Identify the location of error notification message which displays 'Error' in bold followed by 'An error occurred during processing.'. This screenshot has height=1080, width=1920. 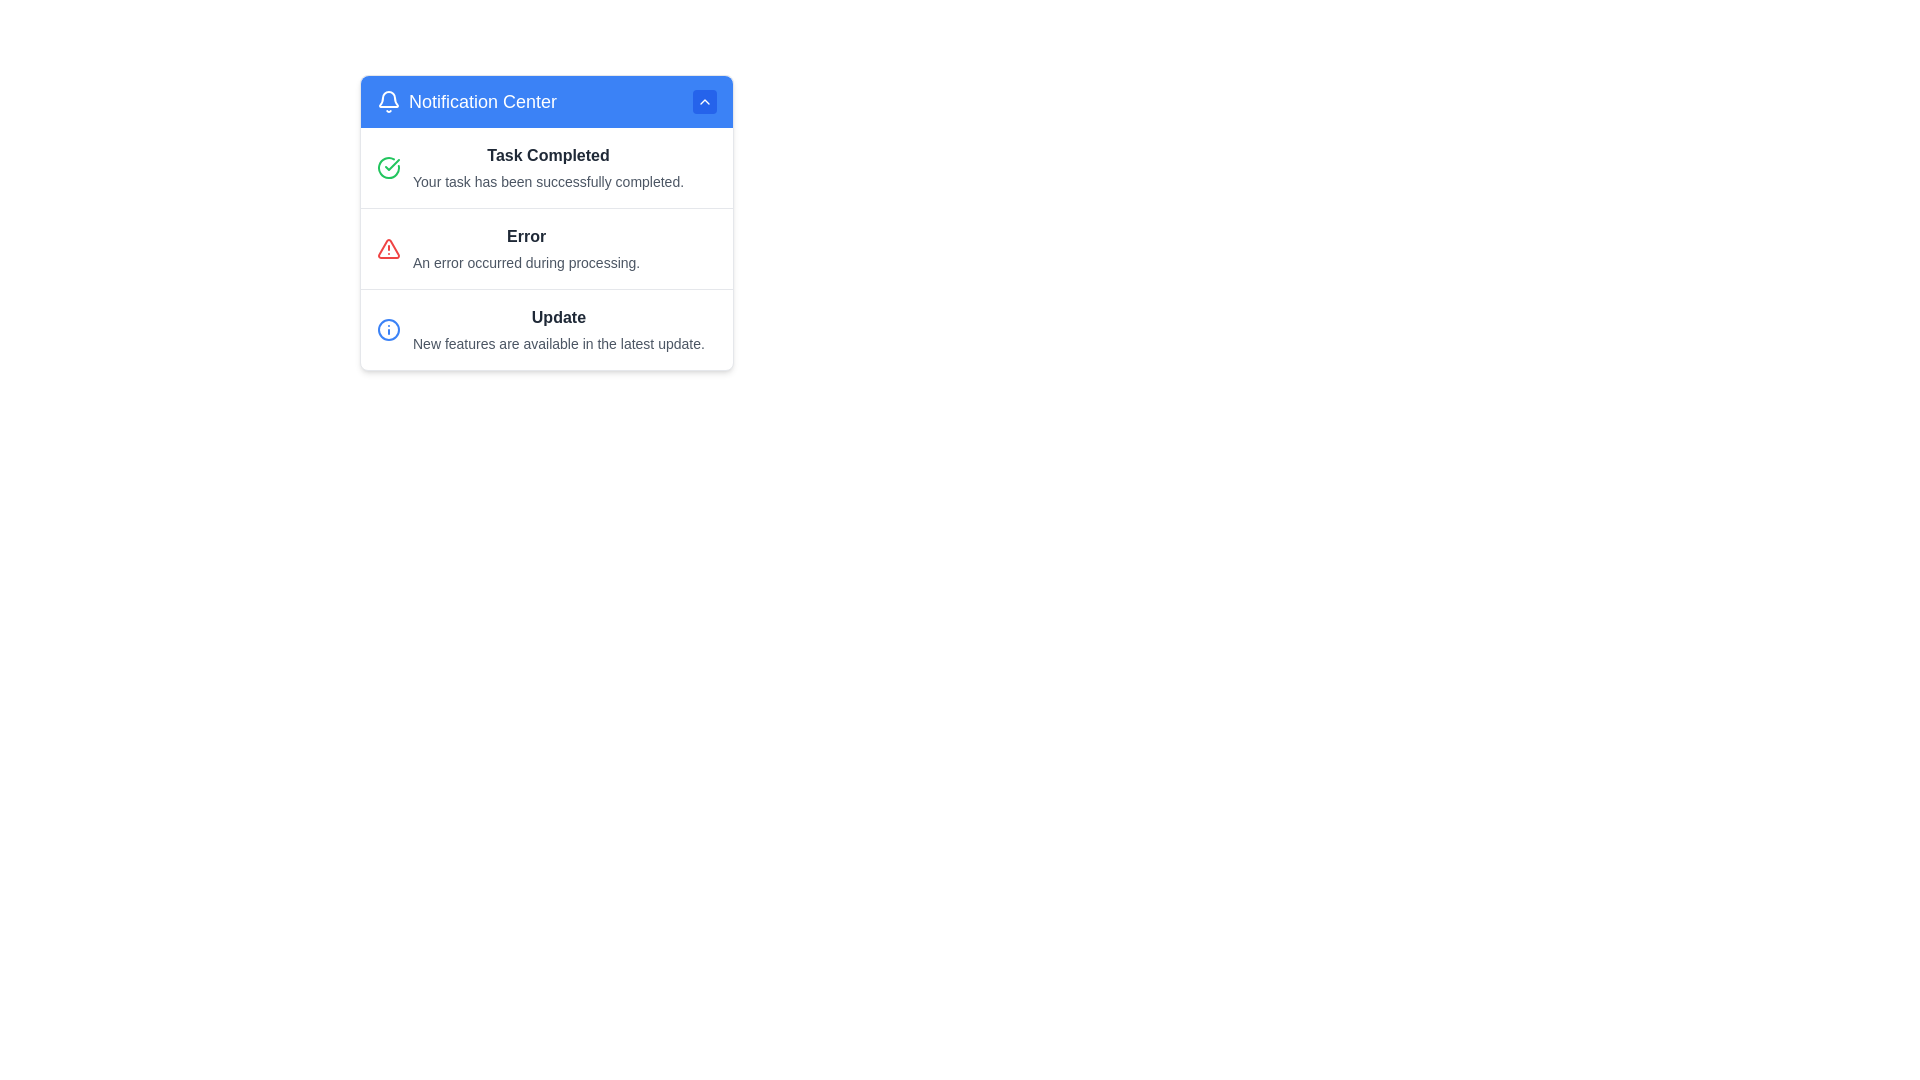
(547, 248).